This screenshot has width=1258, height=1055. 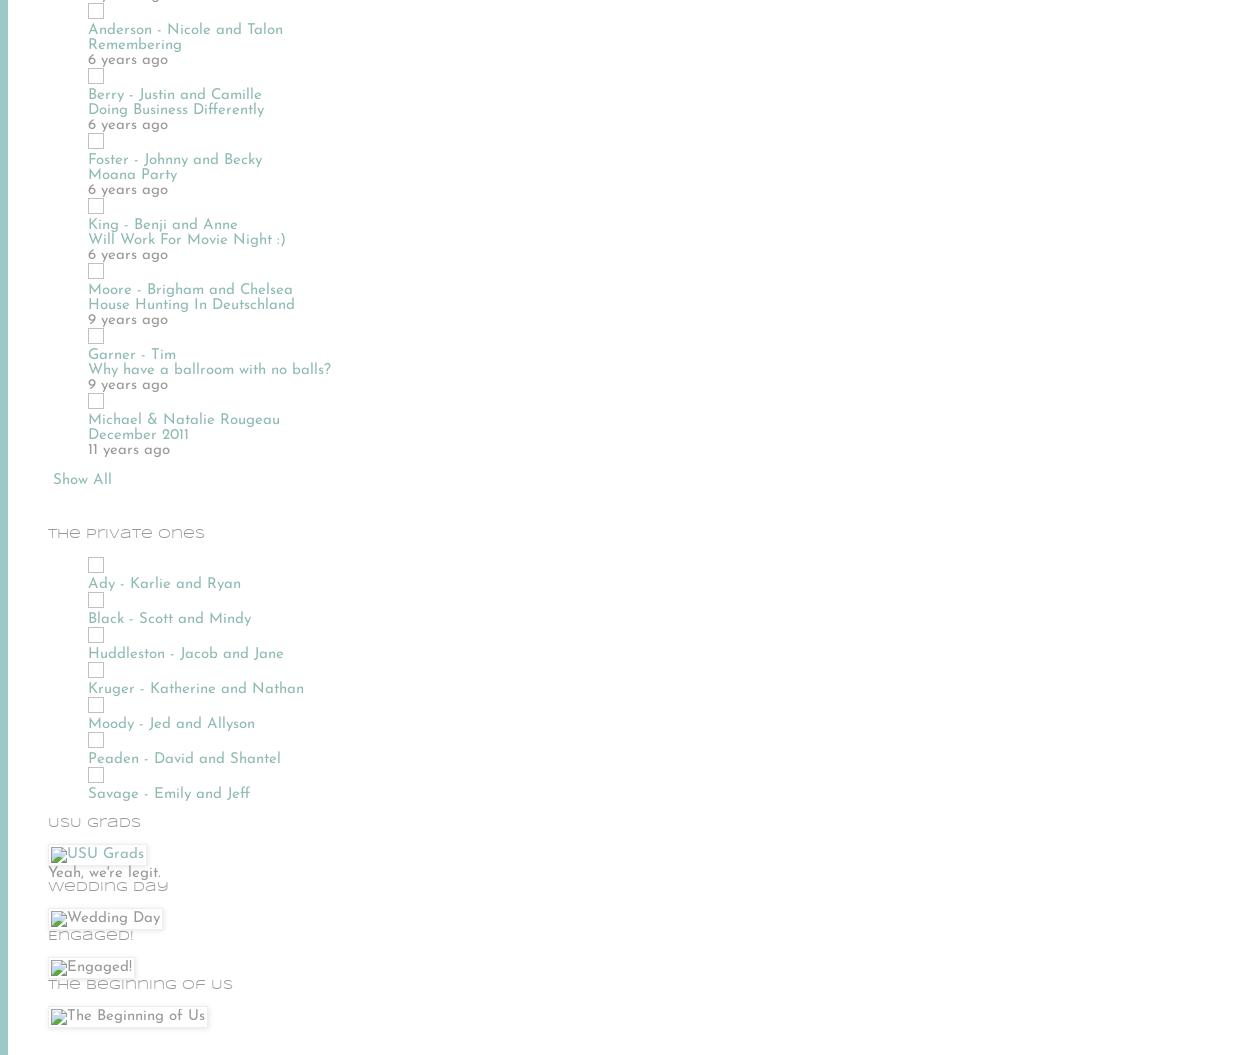 What do you see at coordinates (140, 984) in the screenshot?
I see `'The Beginning of Us'` at bounding box center [140, 984].